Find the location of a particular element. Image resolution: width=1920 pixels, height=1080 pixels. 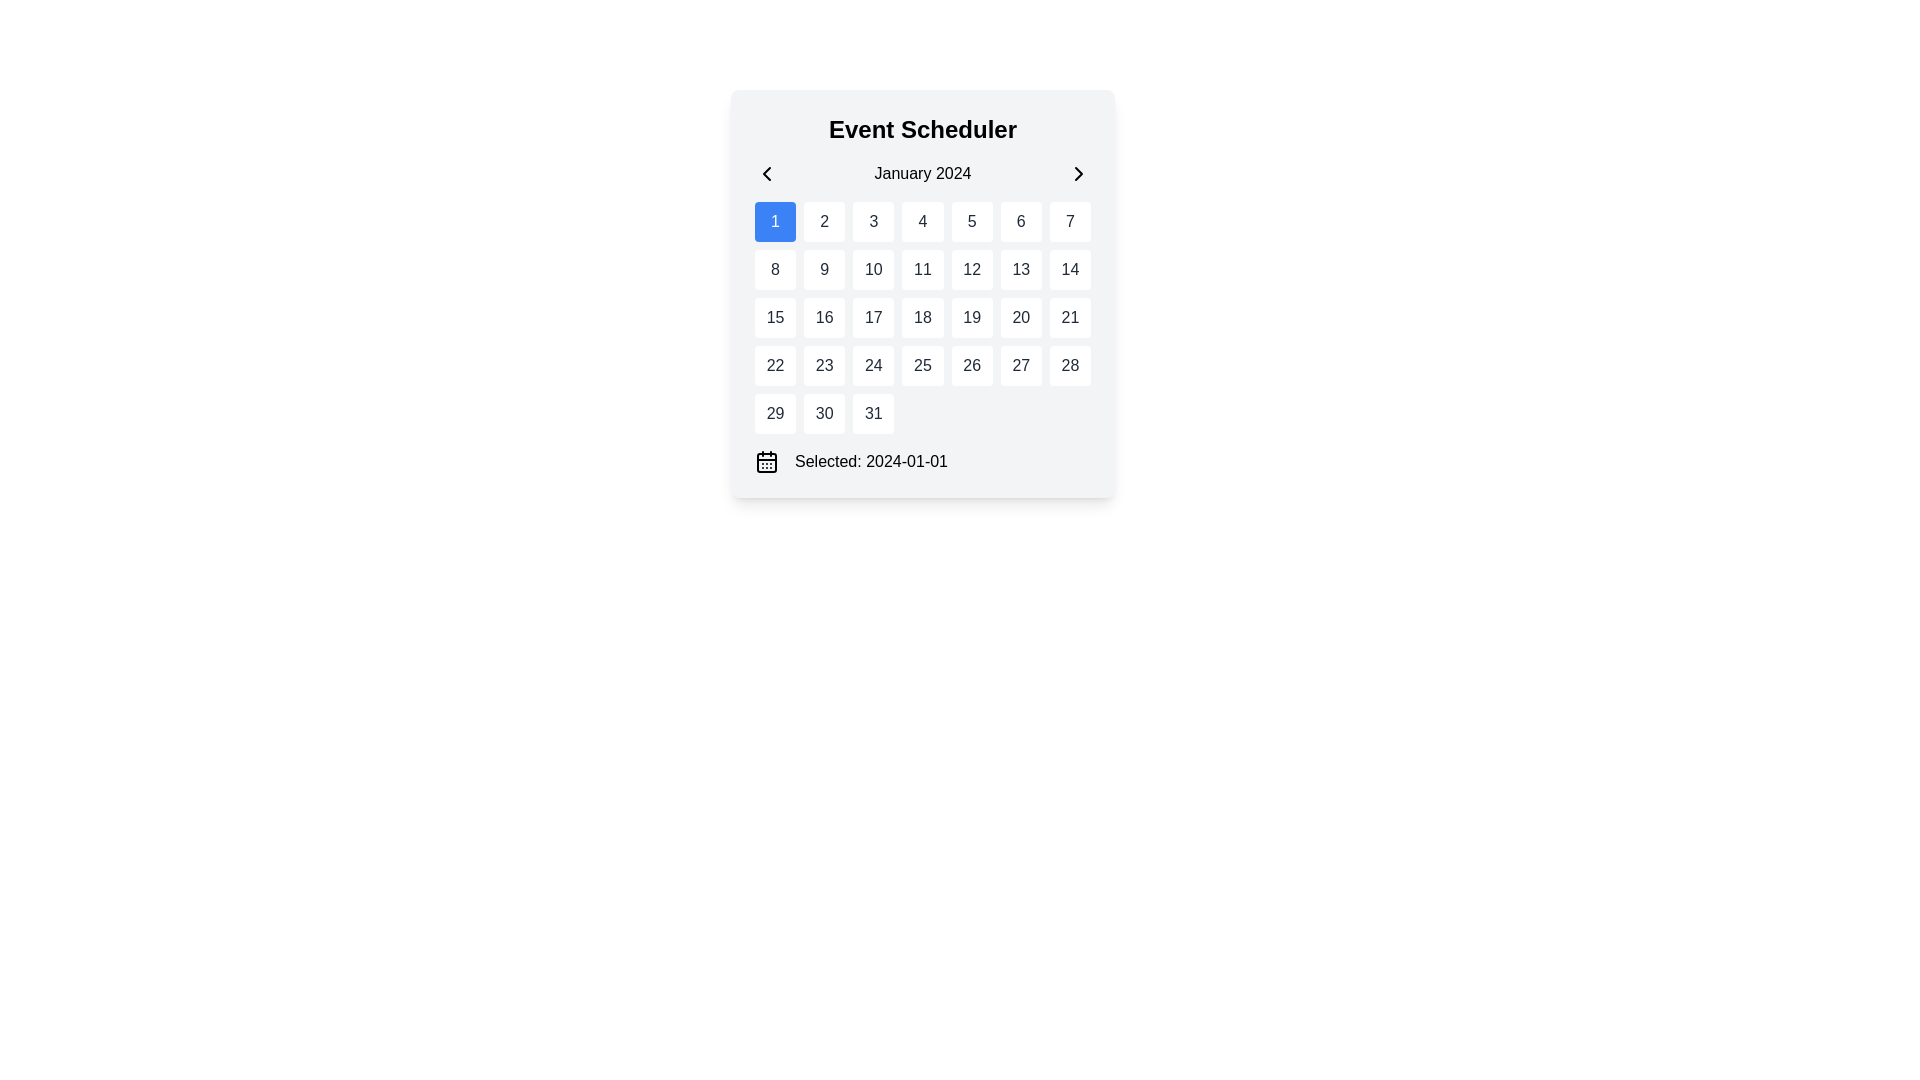

the calendar day cell in the second row and sixth column of the January 2024 month view is located at coordinates (972, 270).